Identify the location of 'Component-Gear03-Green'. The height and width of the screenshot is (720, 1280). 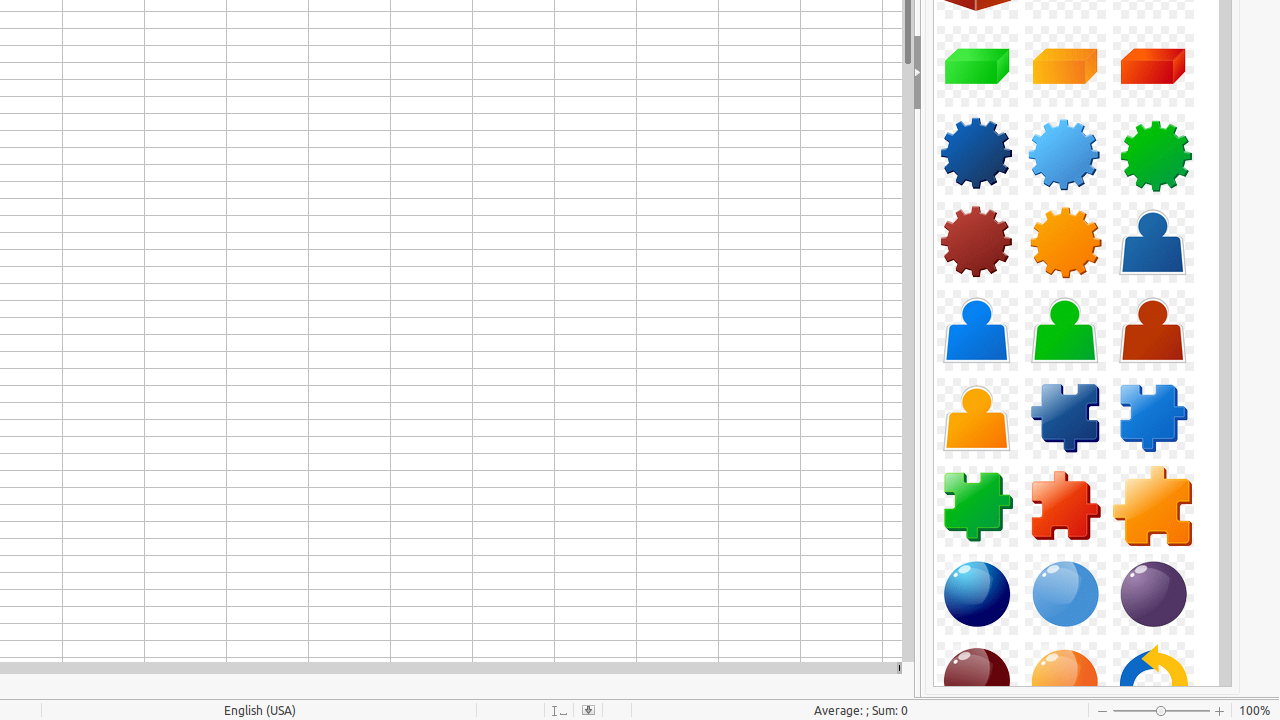
(1153, 153).